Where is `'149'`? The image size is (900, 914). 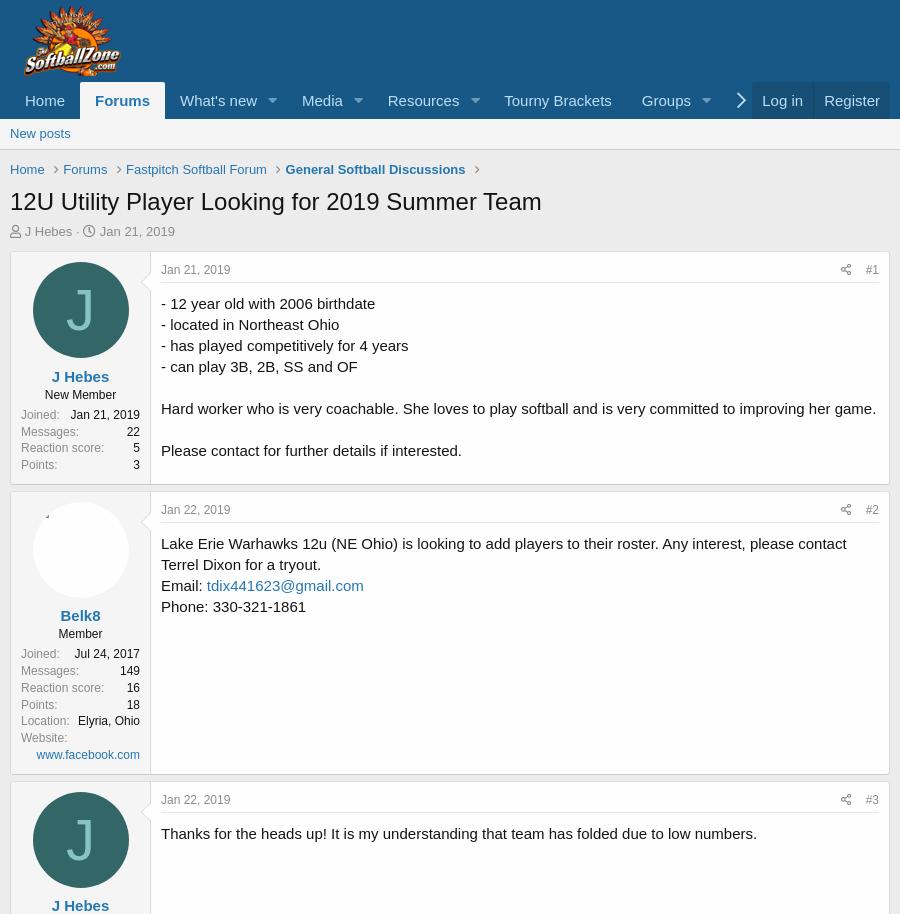 '149' is located at coordinates (129, 670).